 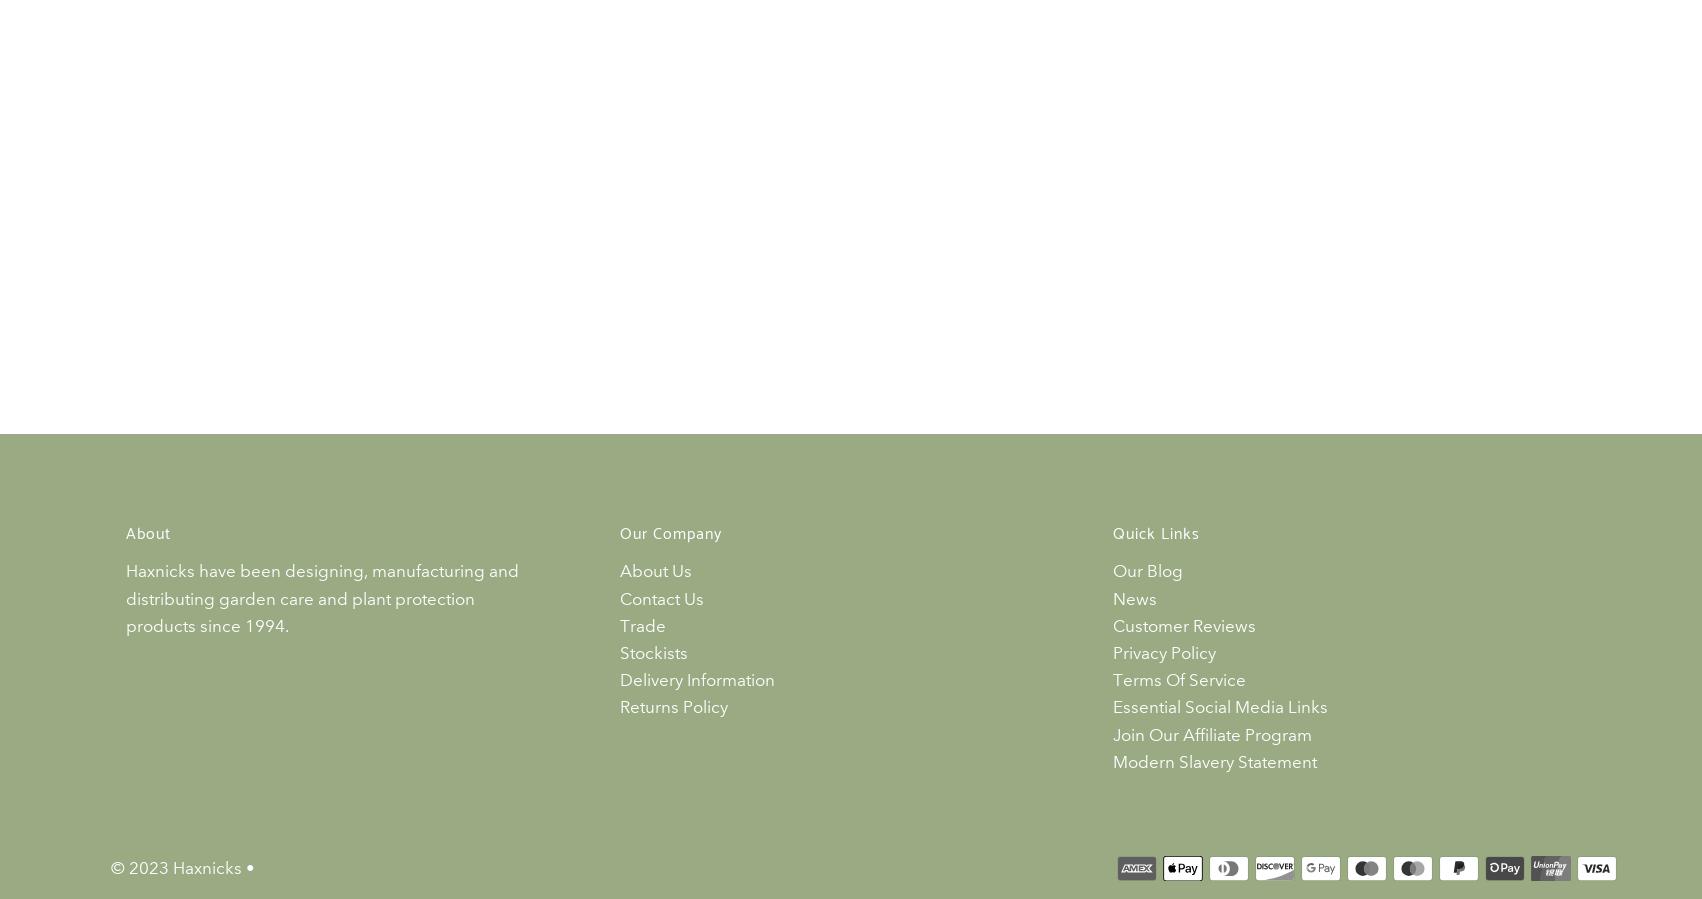 What do you see at coordinates (1147, 571) in the screenshot?
I see `'Our Blog'` at bounding box center [1147, 571].